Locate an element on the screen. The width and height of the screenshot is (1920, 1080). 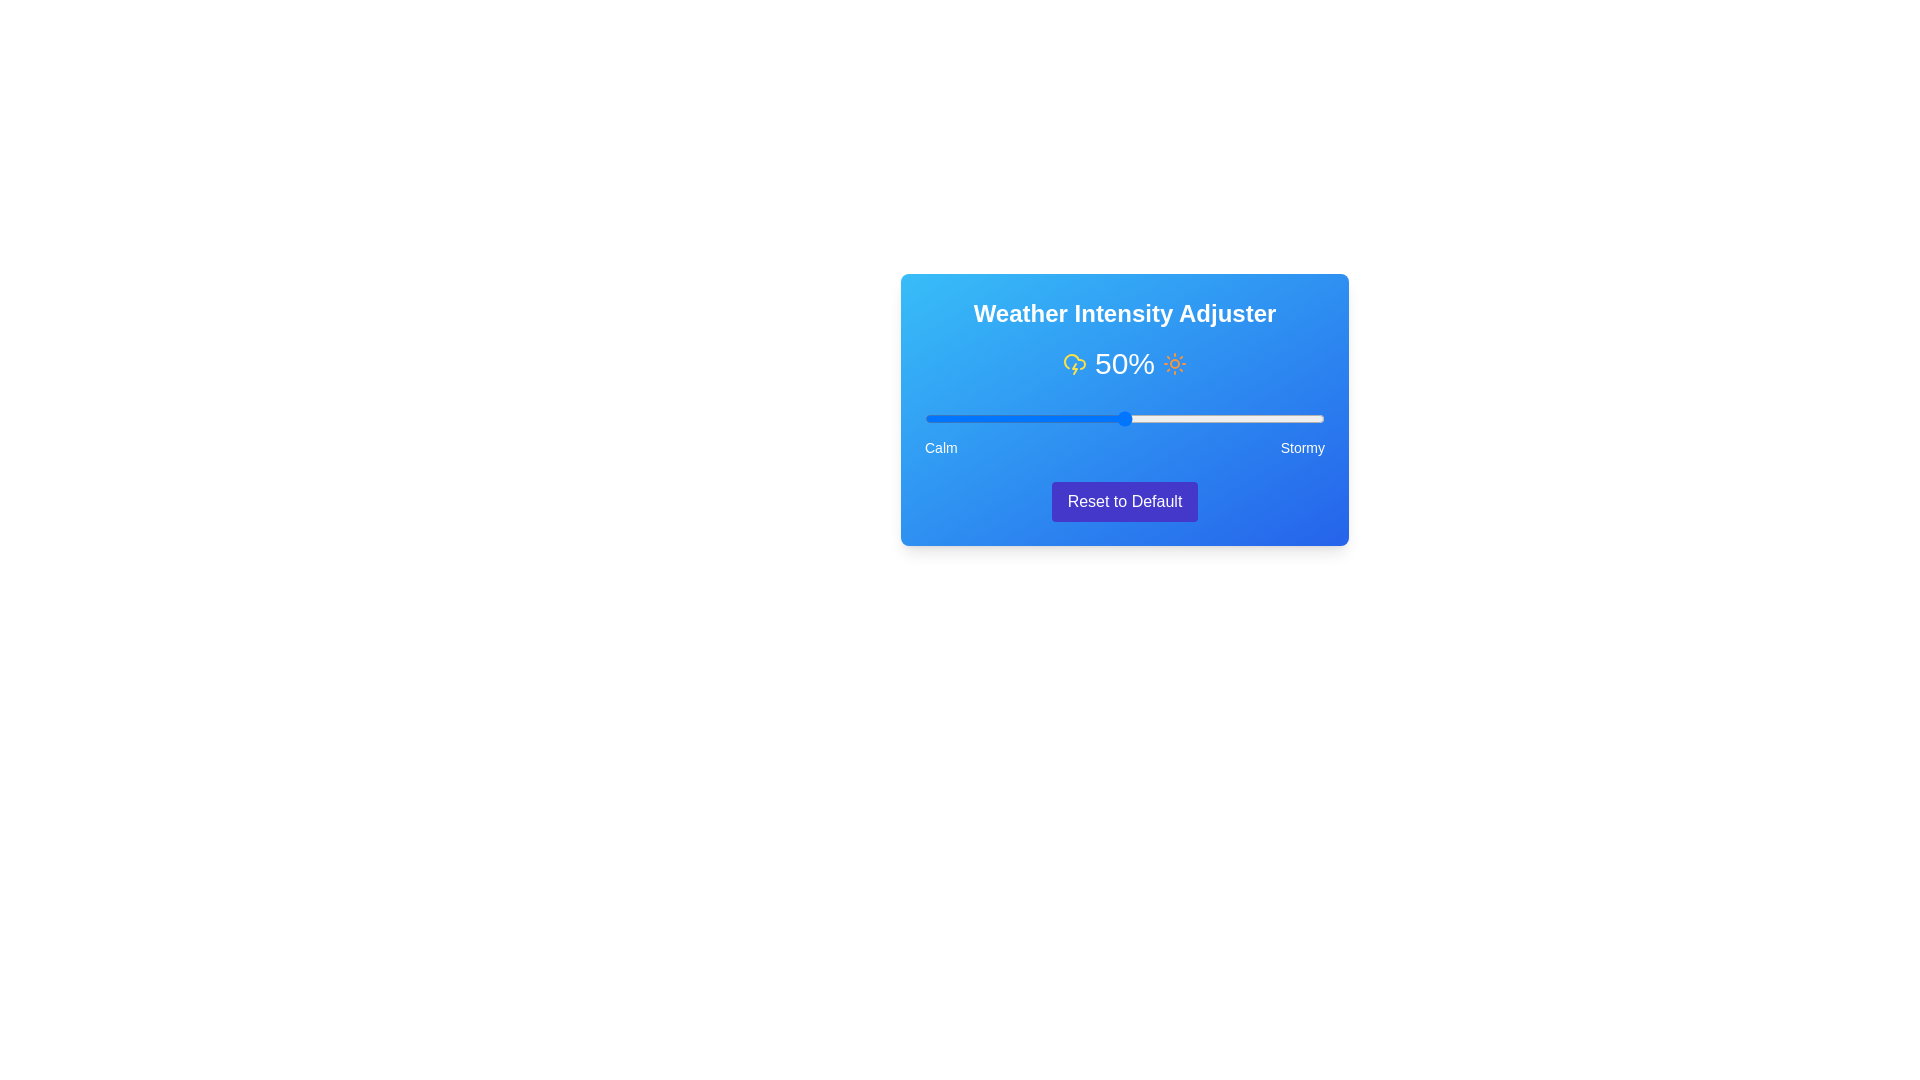
the 'Reset to Default' button is located at coordinates (1124, 500).